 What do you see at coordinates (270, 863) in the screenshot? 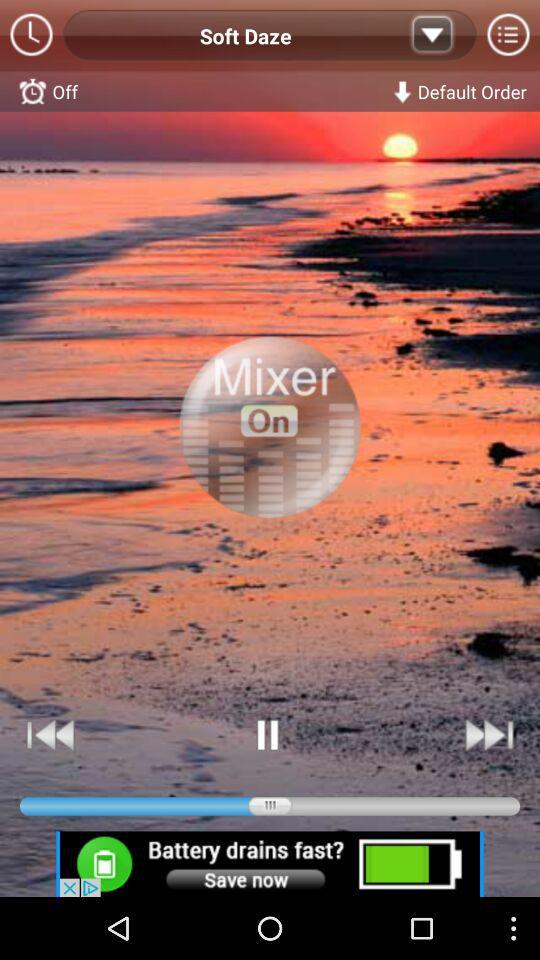
I see `battery save option` at bounding box center [270, 863].